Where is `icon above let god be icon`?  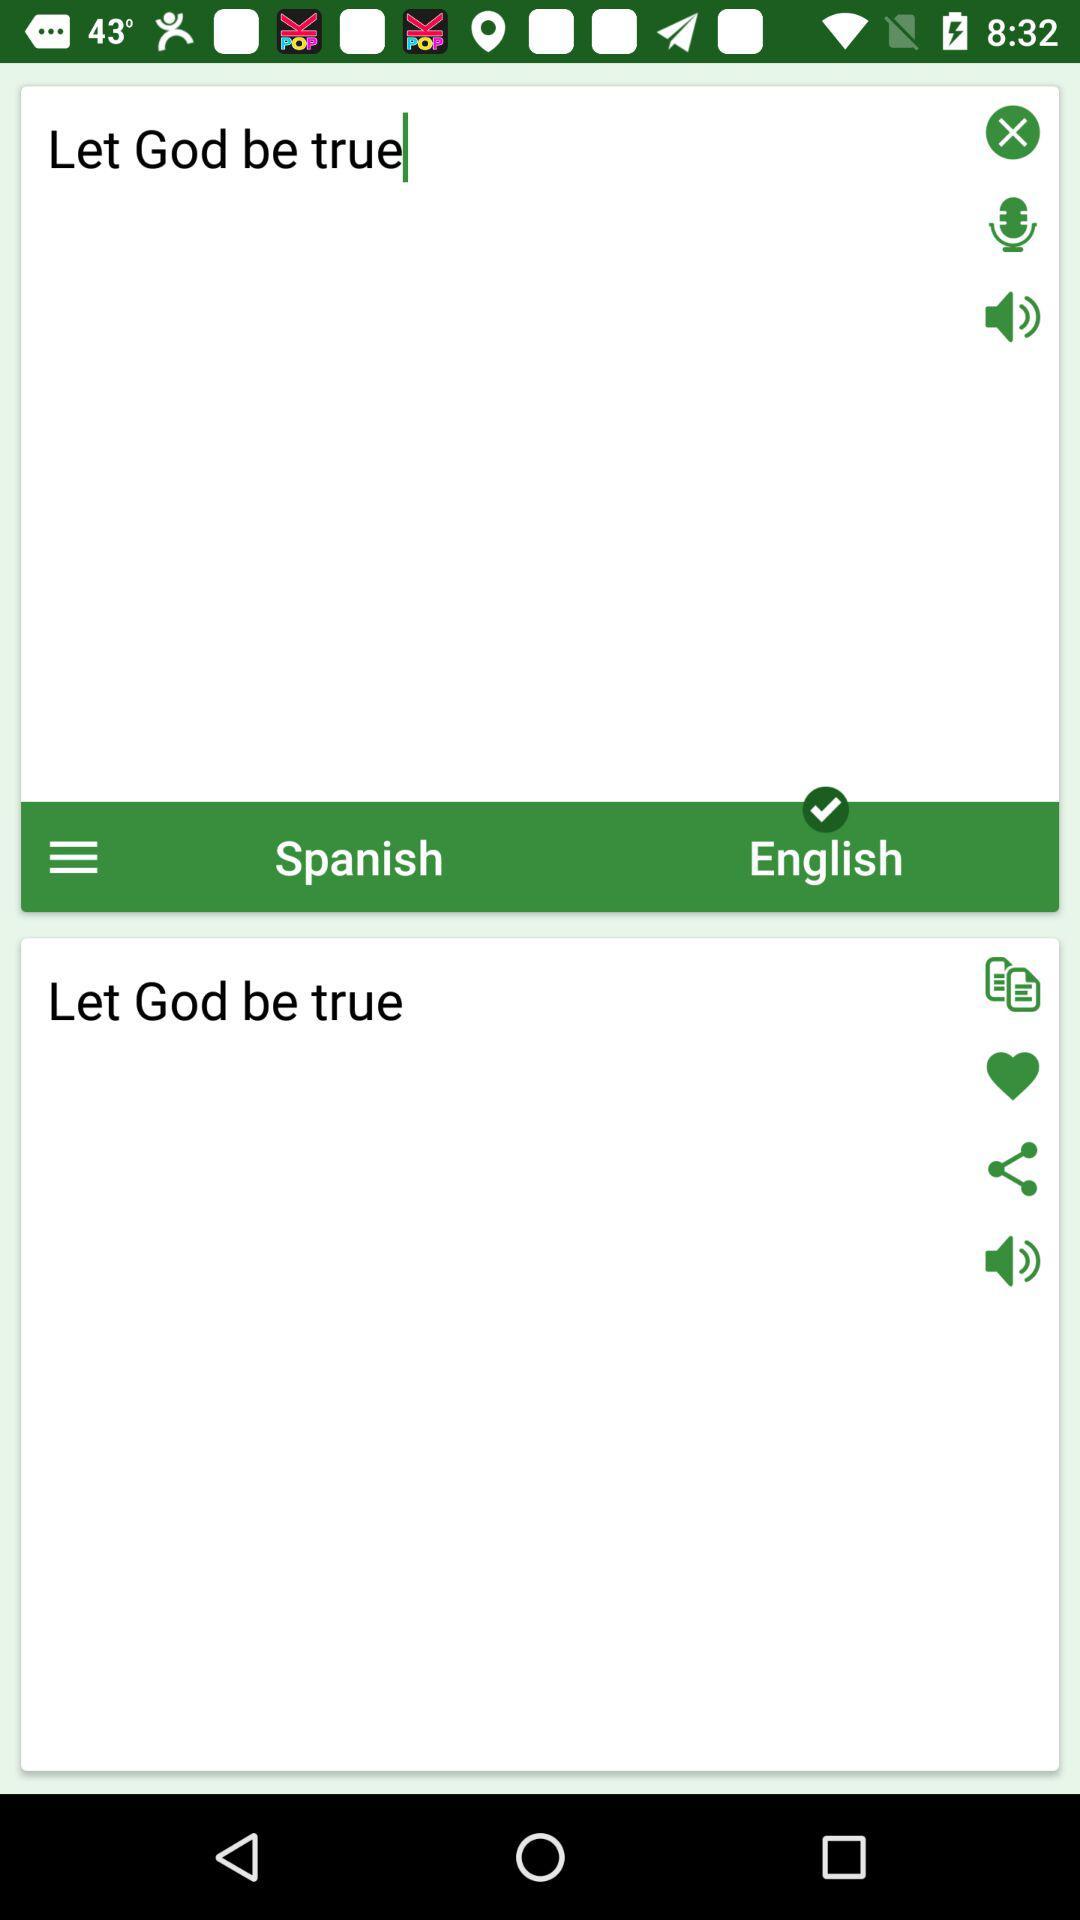
icon above let god be icon is located at coordinates (358, 856).